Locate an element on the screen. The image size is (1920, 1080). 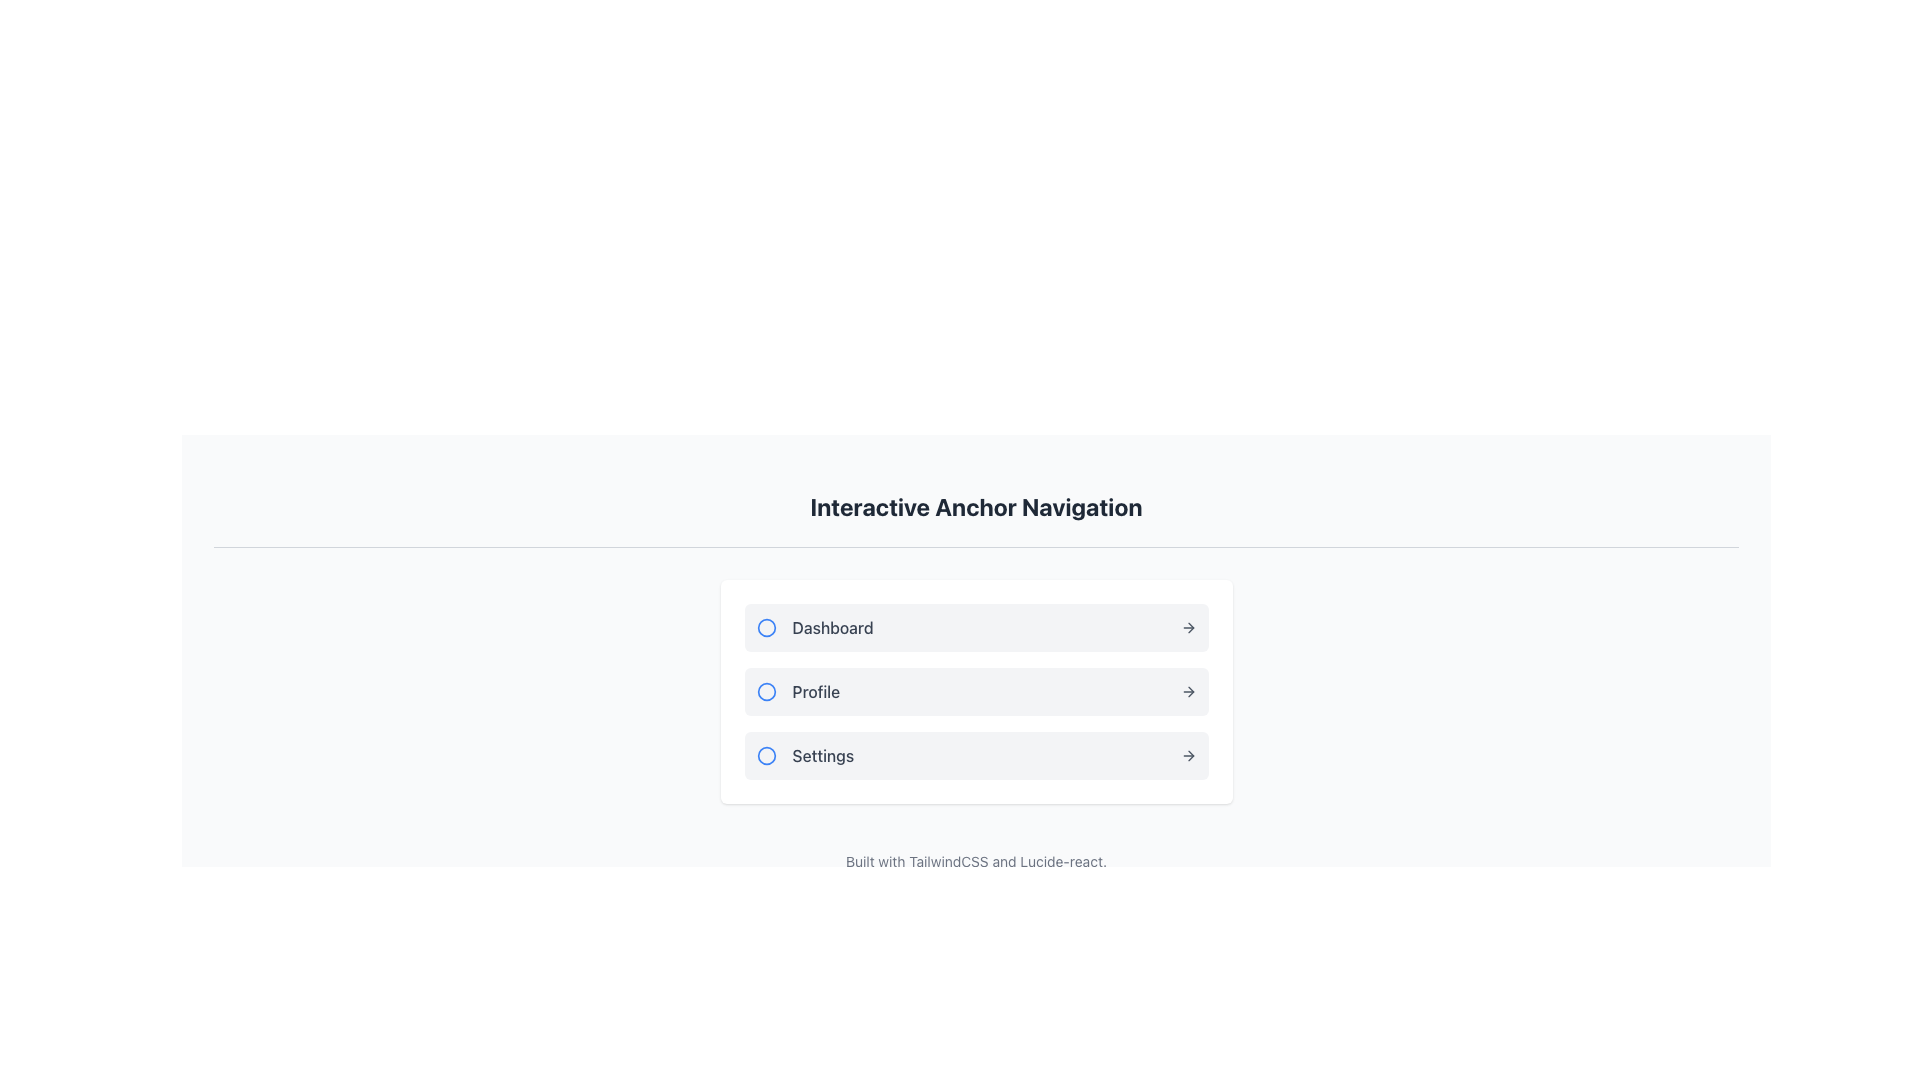
the 'Profile' button, which is the second item in a vertical list of three buttons, to trigger a visual change is located at coordinates (976, 690).